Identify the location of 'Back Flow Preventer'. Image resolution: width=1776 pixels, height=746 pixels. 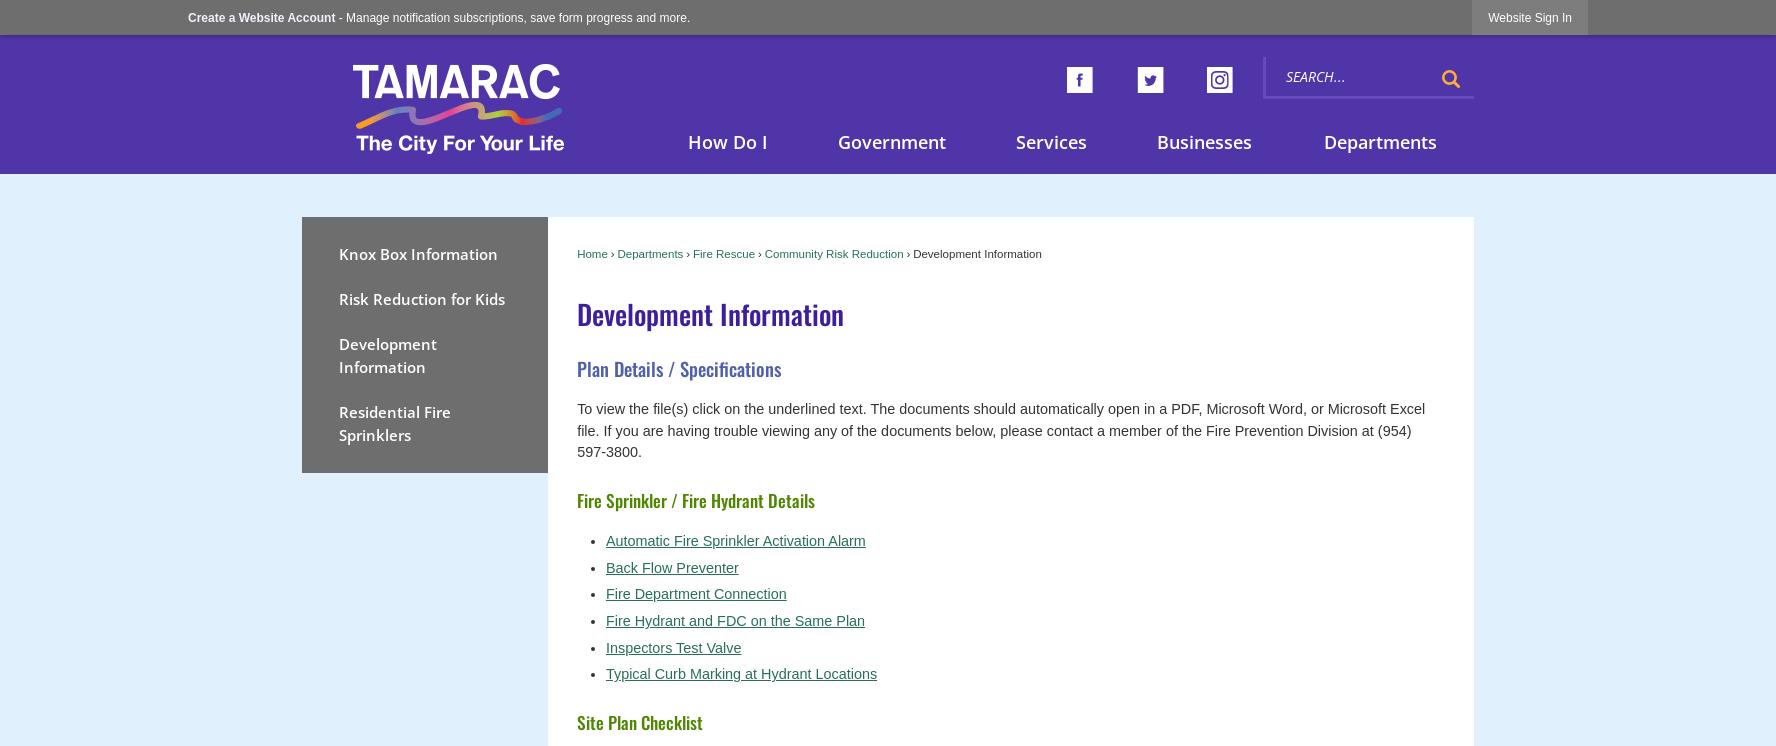
(671, 566).